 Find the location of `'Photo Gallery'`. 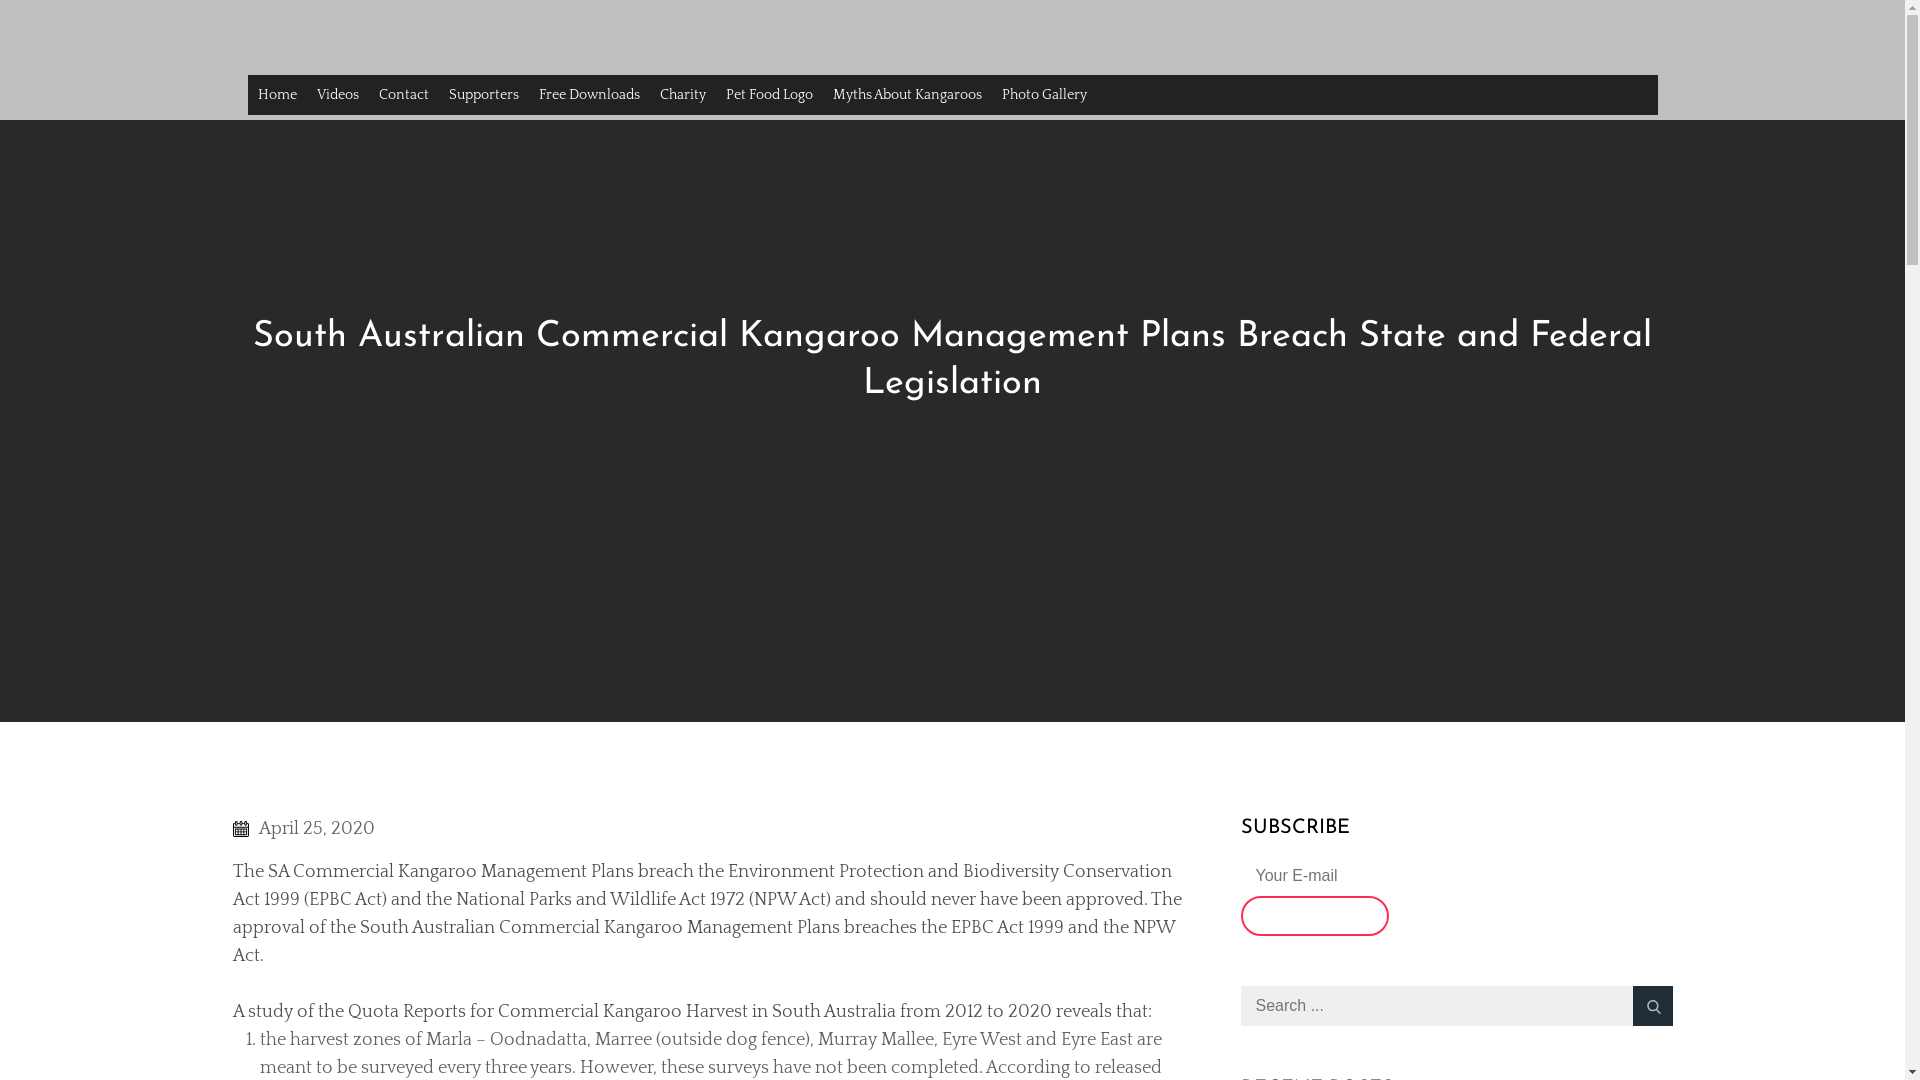

'Photo Gallery' is located at coordinates (1043, 95).